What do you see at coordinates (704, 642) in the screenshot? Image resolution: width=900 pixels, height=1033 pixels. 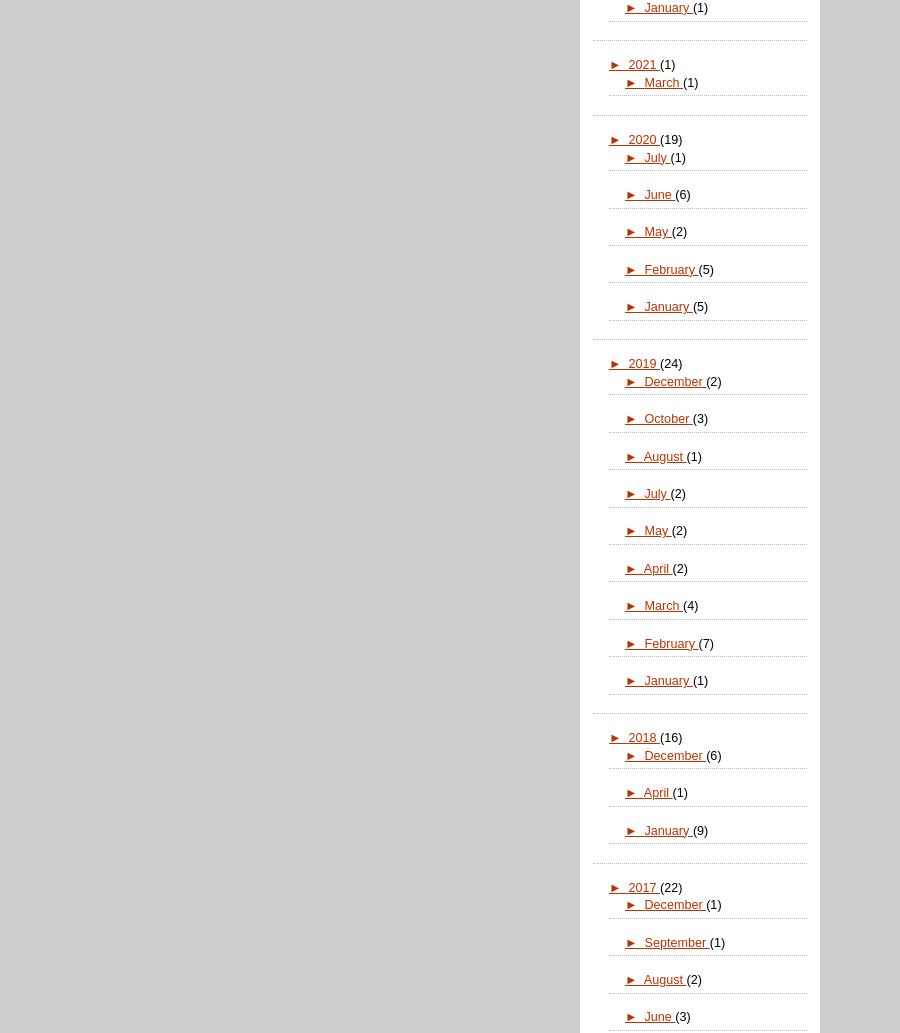 I see `'(7)'` at bounding box center [704, 642].